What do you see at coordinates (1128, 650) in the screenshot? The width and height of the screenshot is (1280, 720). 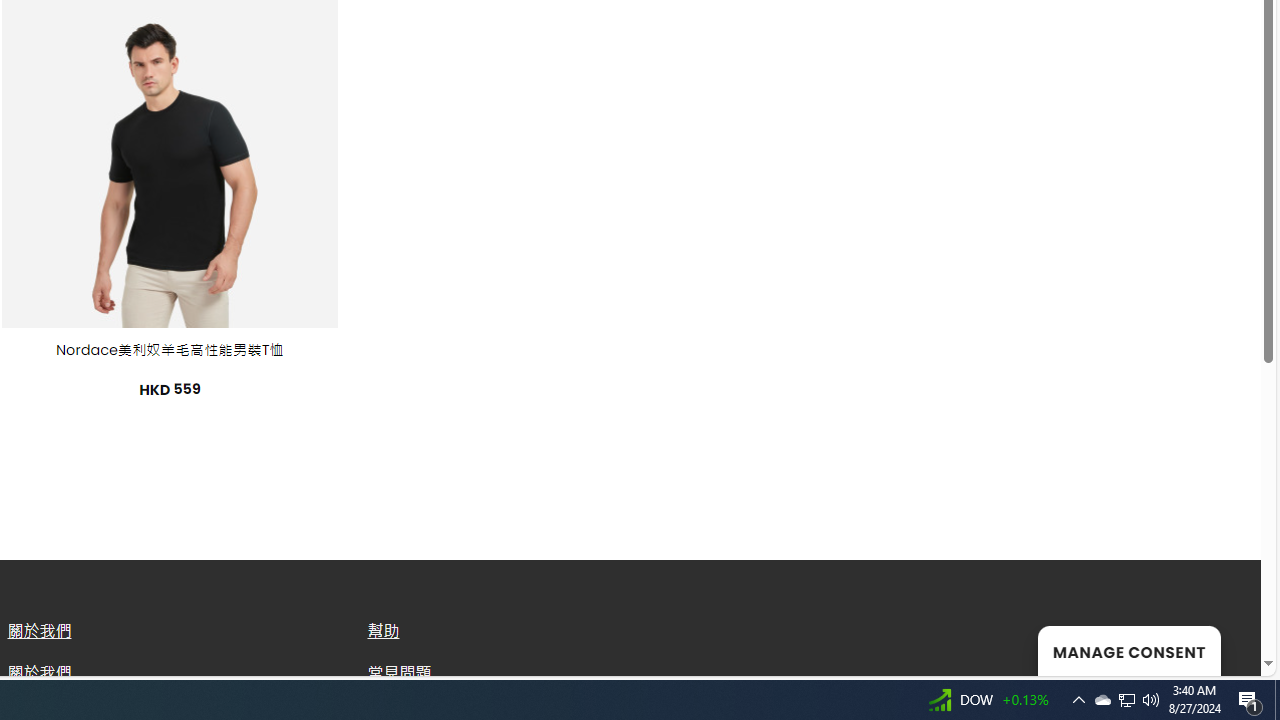 I see `'MANAGE CONSENT'` at bounding box center [1128, 650].